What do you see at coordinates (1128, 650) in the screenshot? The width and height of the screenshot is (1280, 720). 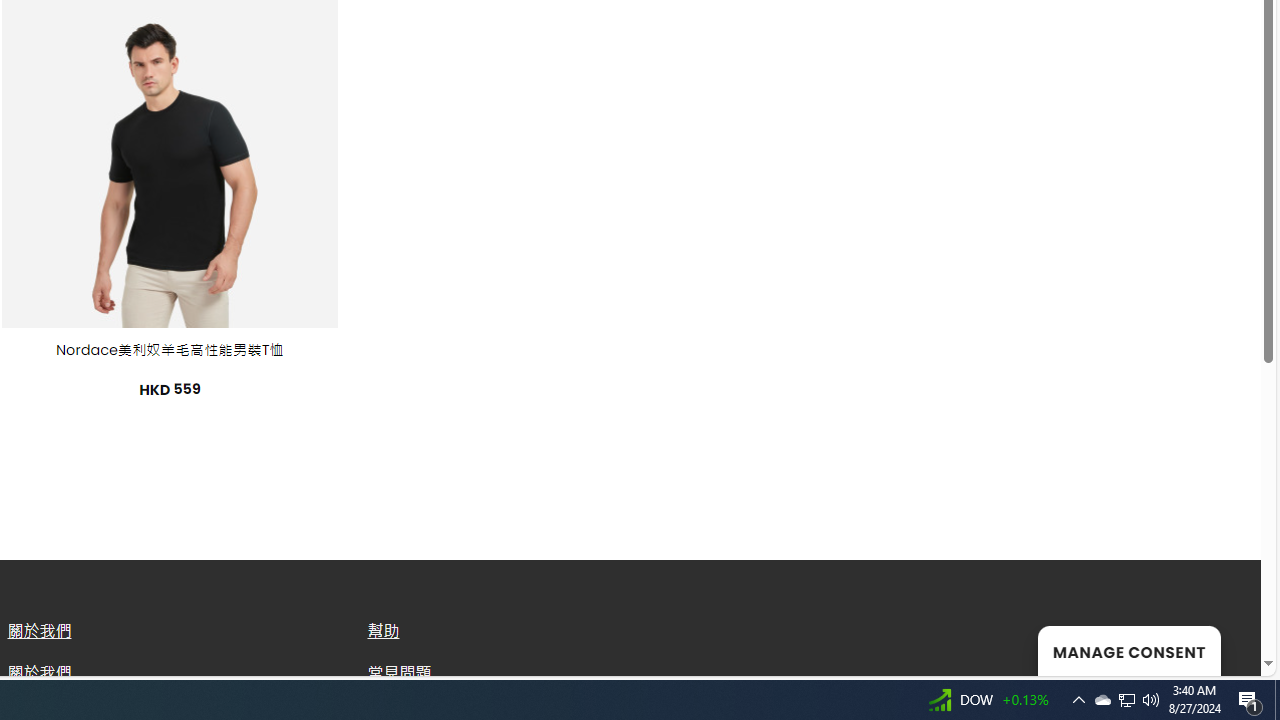 I see `'MANAGE CONSENT'` at bounding box center [1128, 650].